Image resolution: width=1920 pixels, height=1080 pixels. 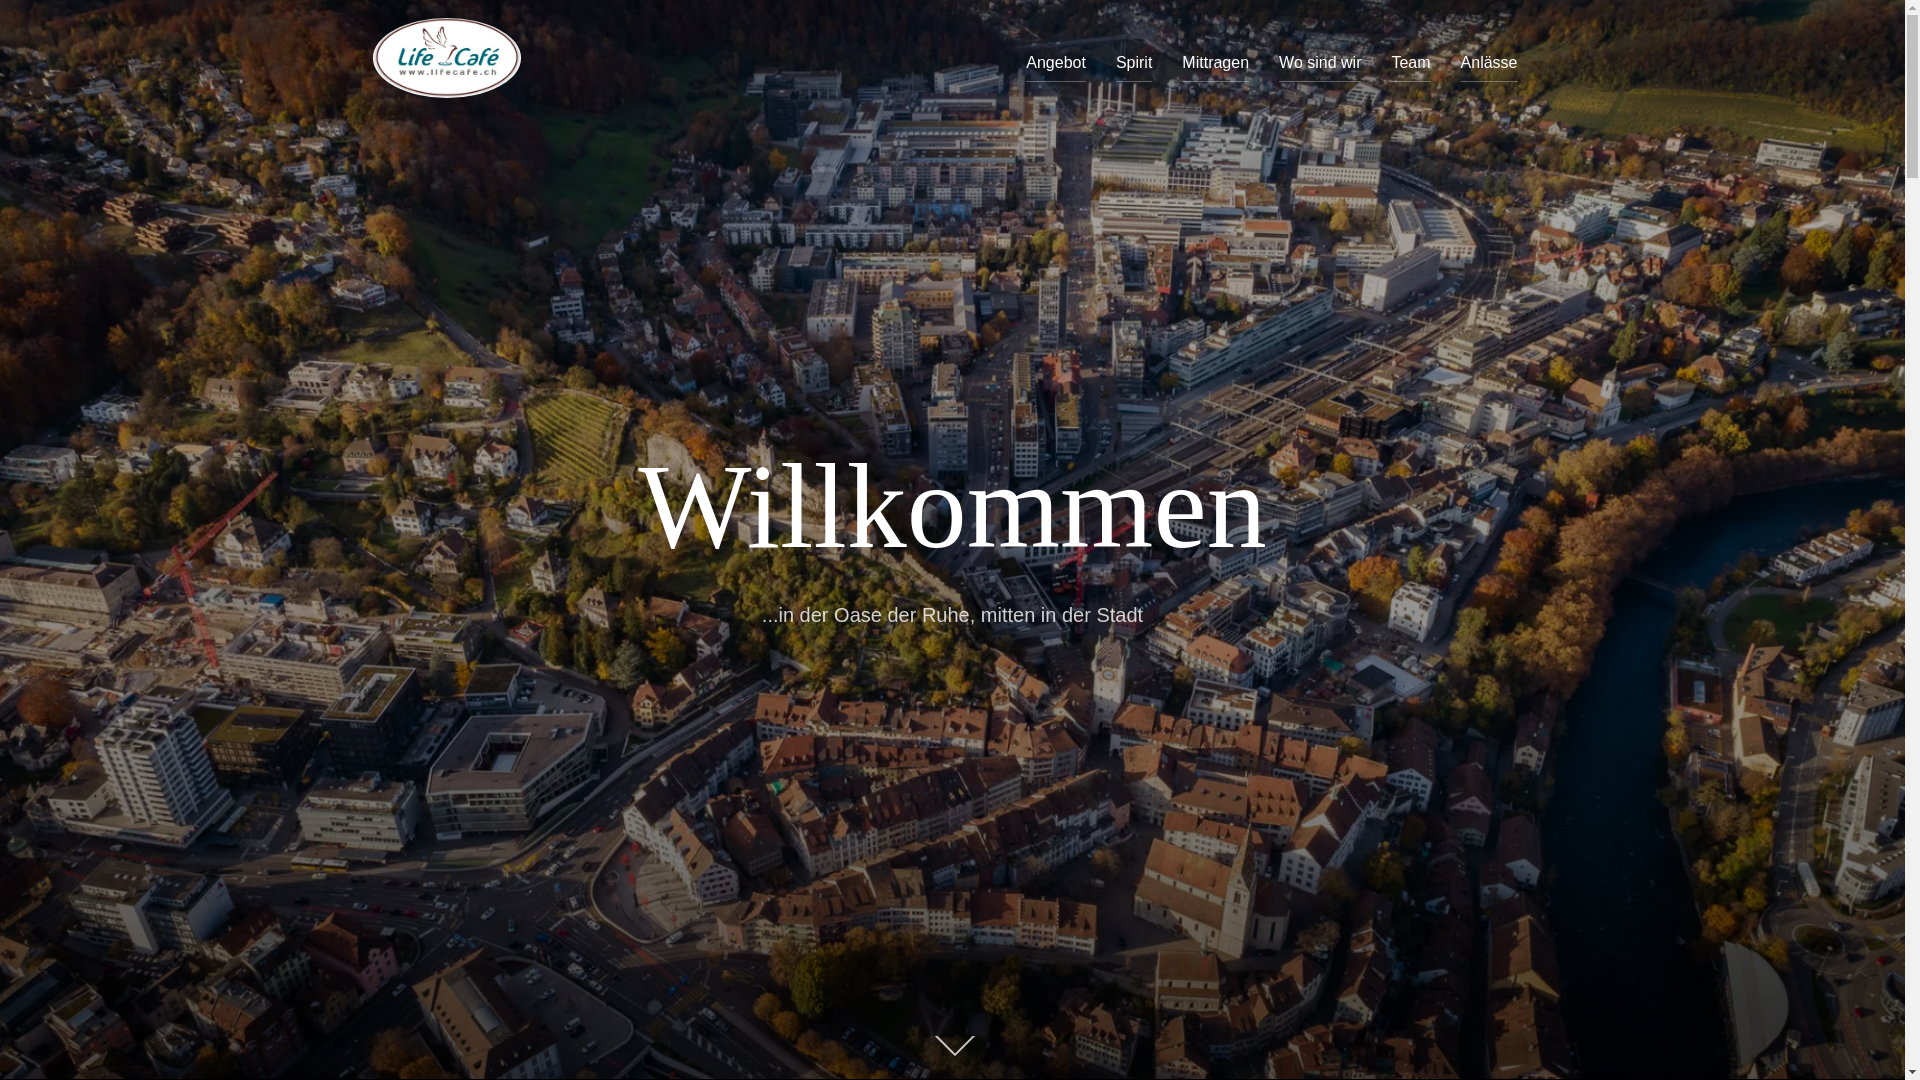 I want to click on 'Angebot', so click(x=1055, y=61).